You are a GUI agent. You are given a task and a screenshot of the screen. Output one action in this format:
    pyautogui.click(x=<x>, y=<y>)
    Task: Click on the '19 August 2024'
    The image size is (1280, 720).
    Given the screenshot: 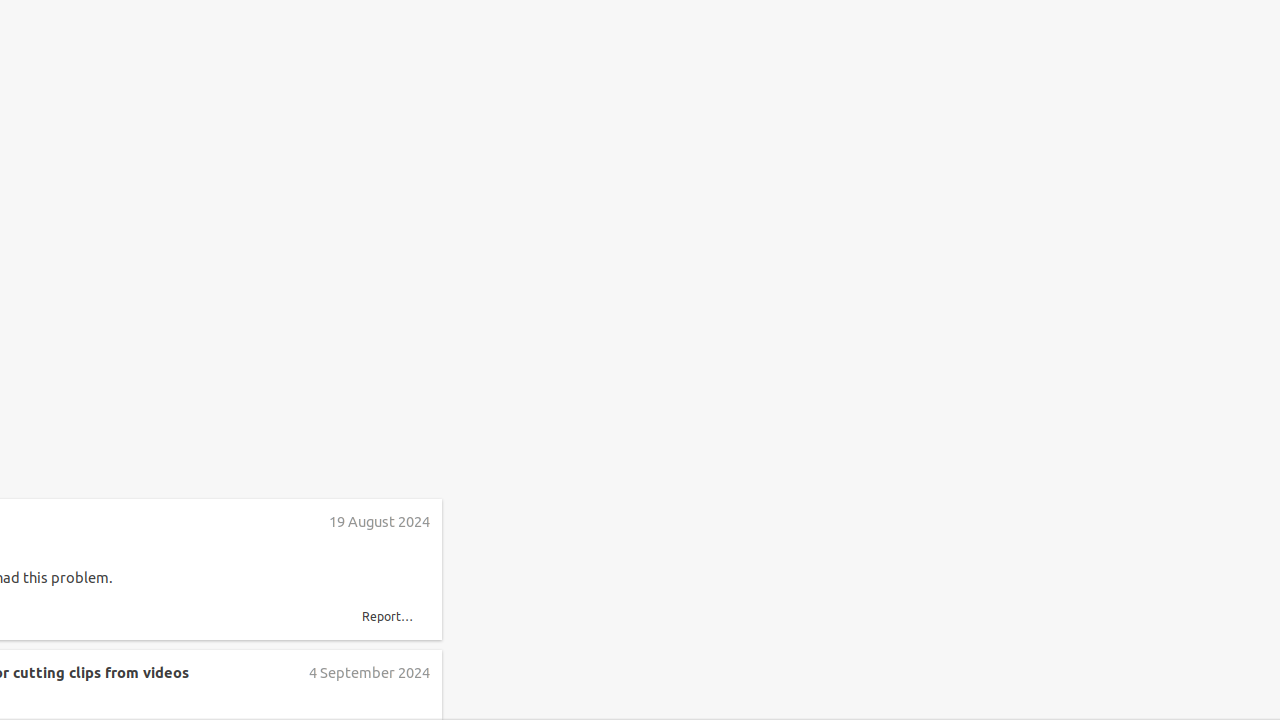 What is the action you would take?
    pyautogui.click(x=379, y=520)
    